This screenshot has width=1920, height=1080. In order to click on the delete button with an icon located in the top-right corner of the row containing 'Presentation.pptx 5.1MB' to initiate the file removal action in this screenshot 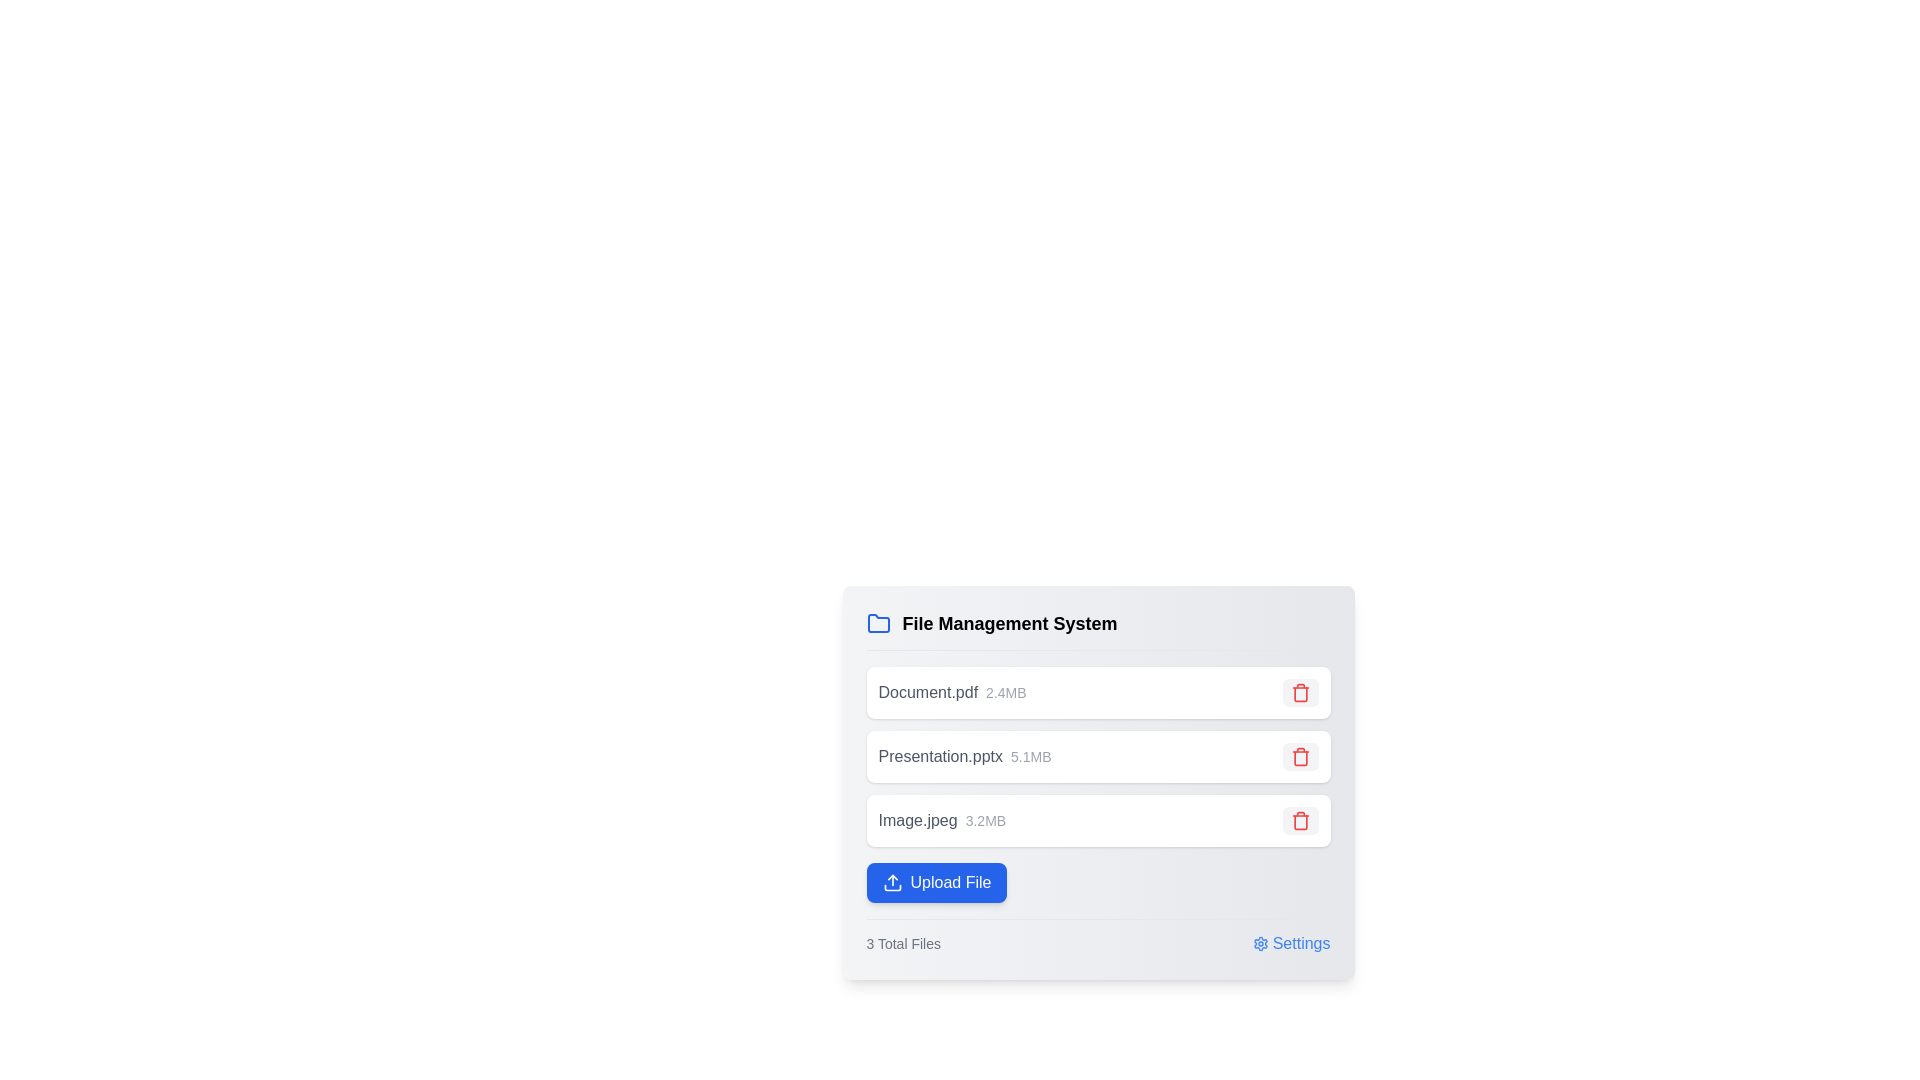, I will do `click(1300, 756)`.